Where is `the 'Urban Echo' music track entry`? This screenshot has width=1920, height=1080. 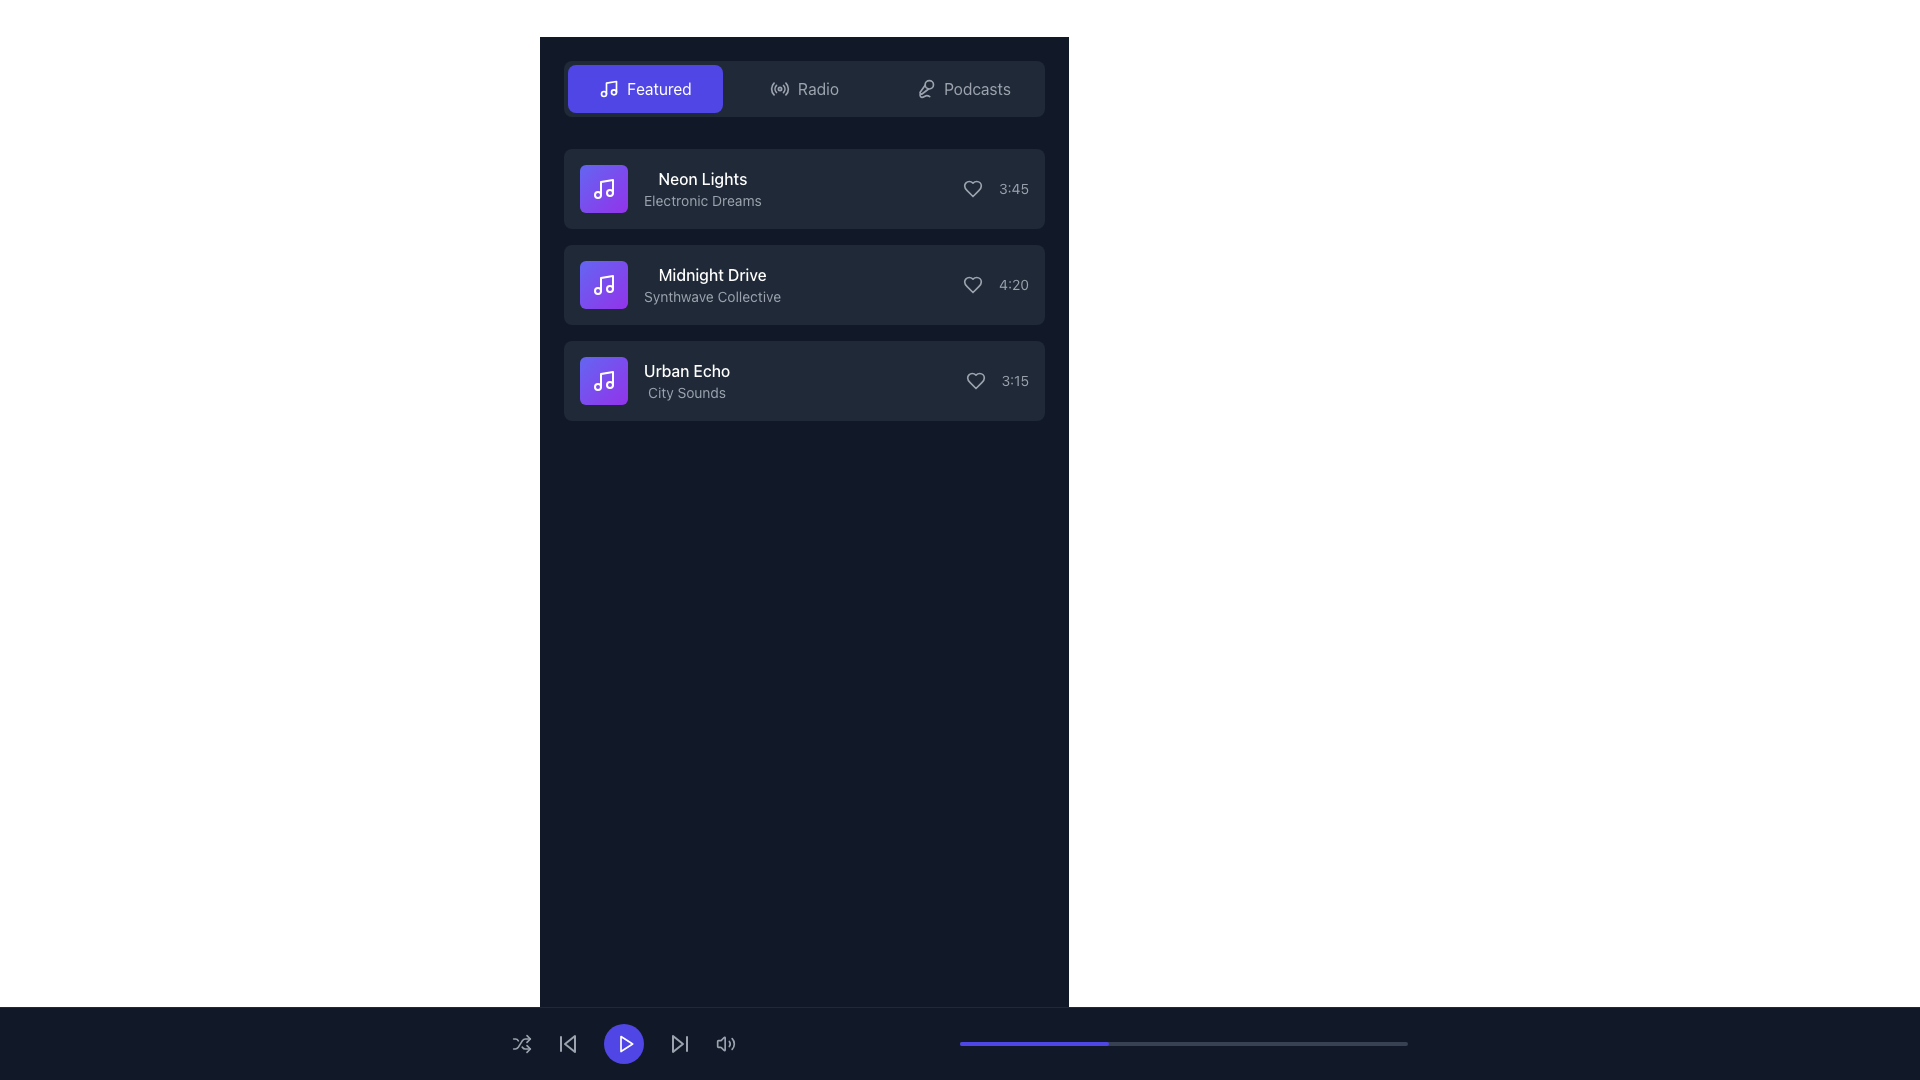 the 'Urban Echo' music track entry is located at coordinates (654, 381).